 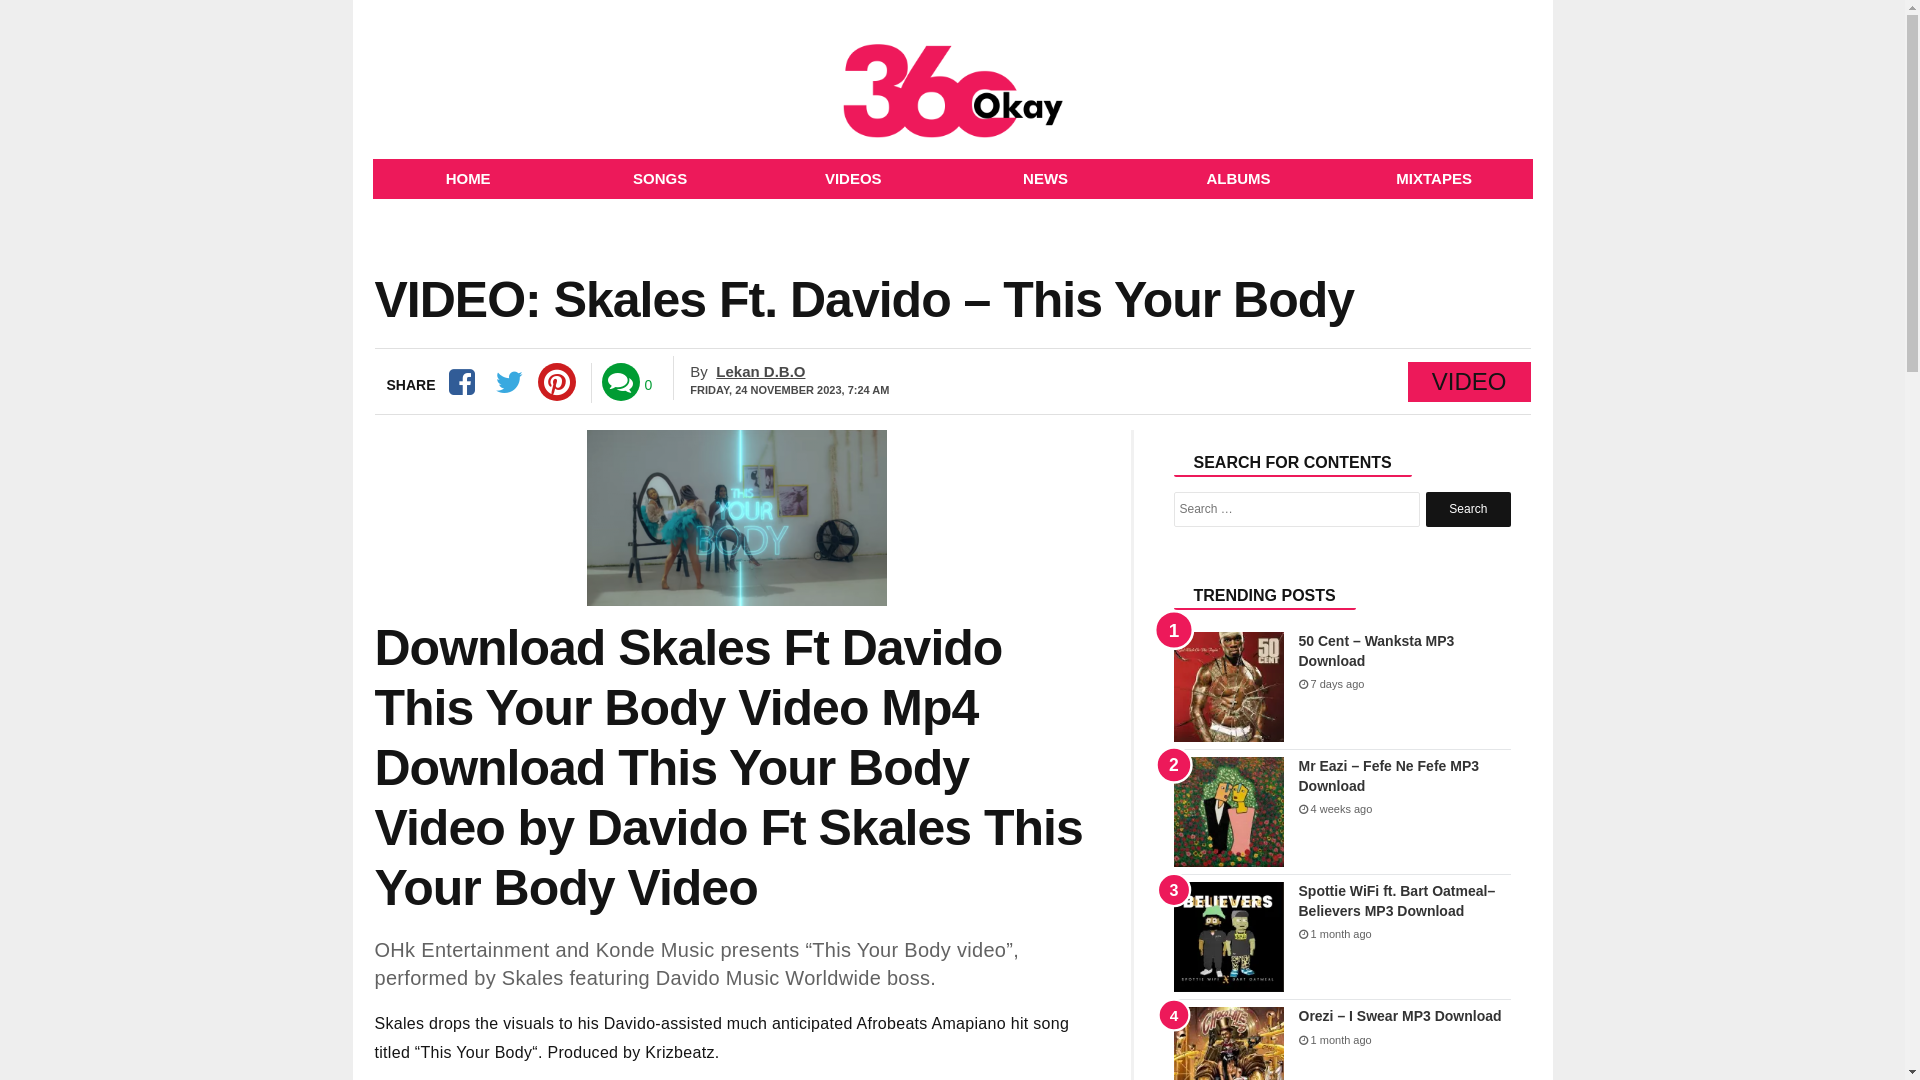 I want to click on 'VIDEOS', so click(x=853, y=177).